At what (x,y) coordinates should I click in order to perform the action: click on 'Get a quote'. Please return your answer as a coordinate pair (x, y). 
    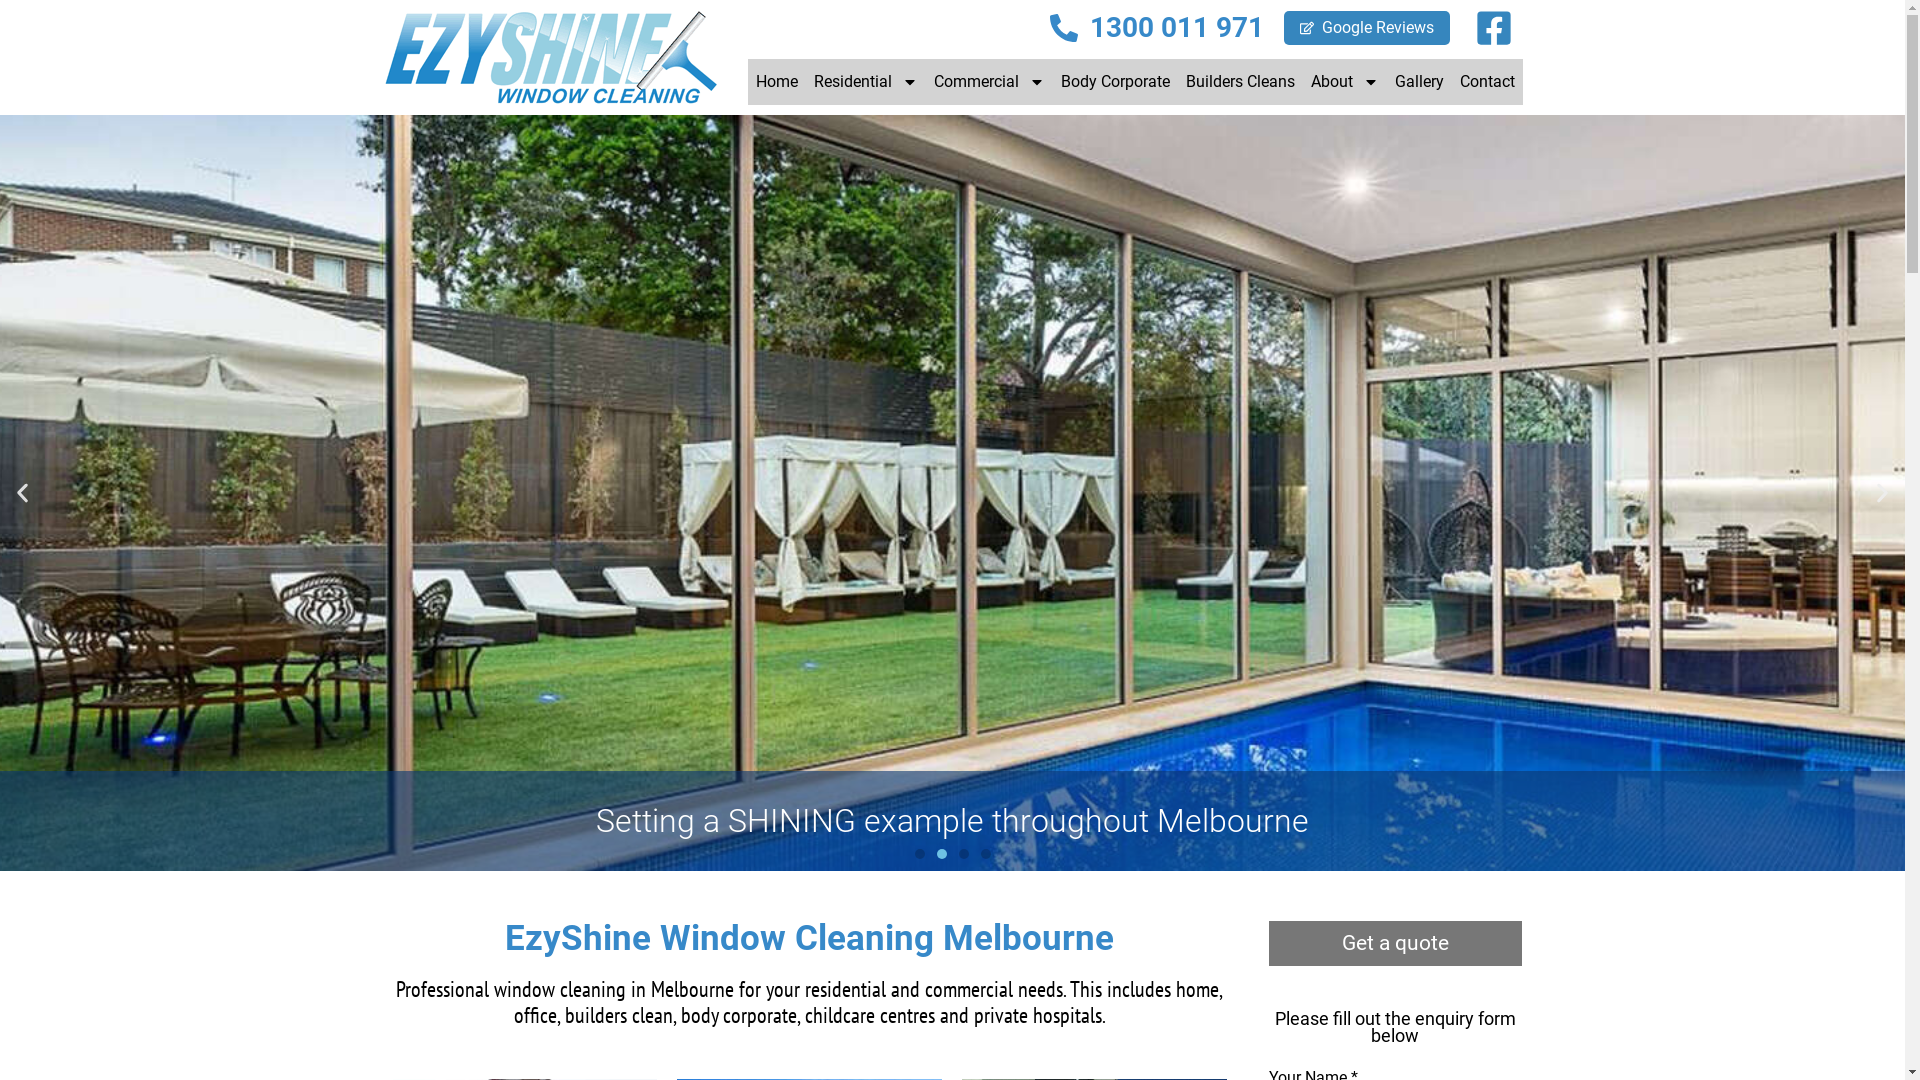
    Looking at the image, I should click on (1394, 943).